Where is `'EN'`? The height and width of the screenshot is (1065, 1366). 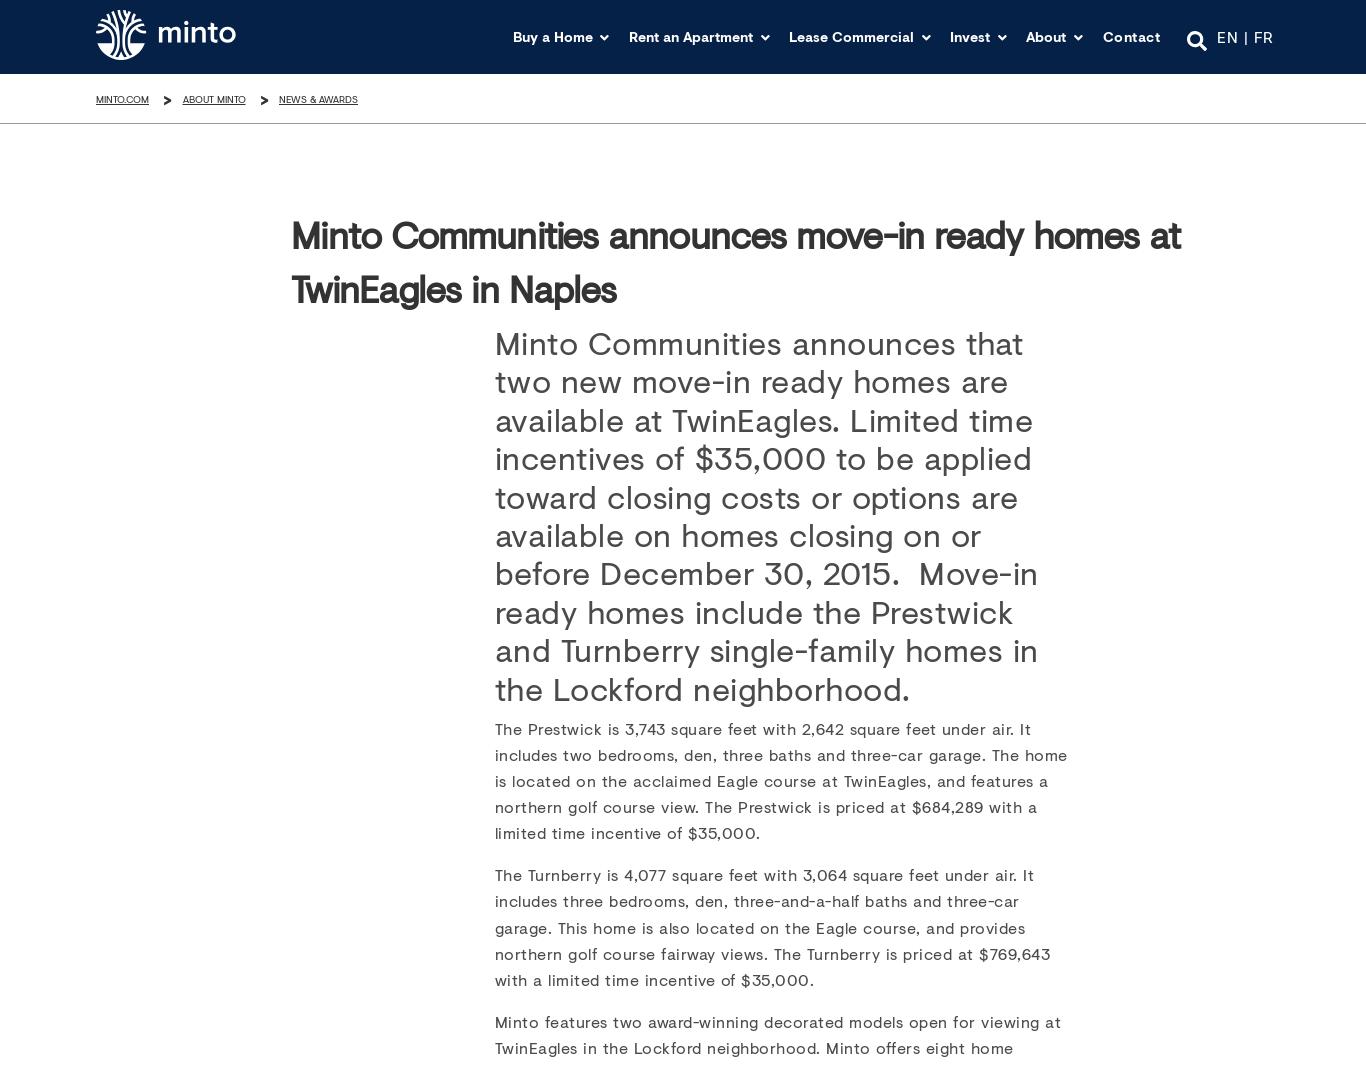
'EN' is located at coordinates (1227, 34).